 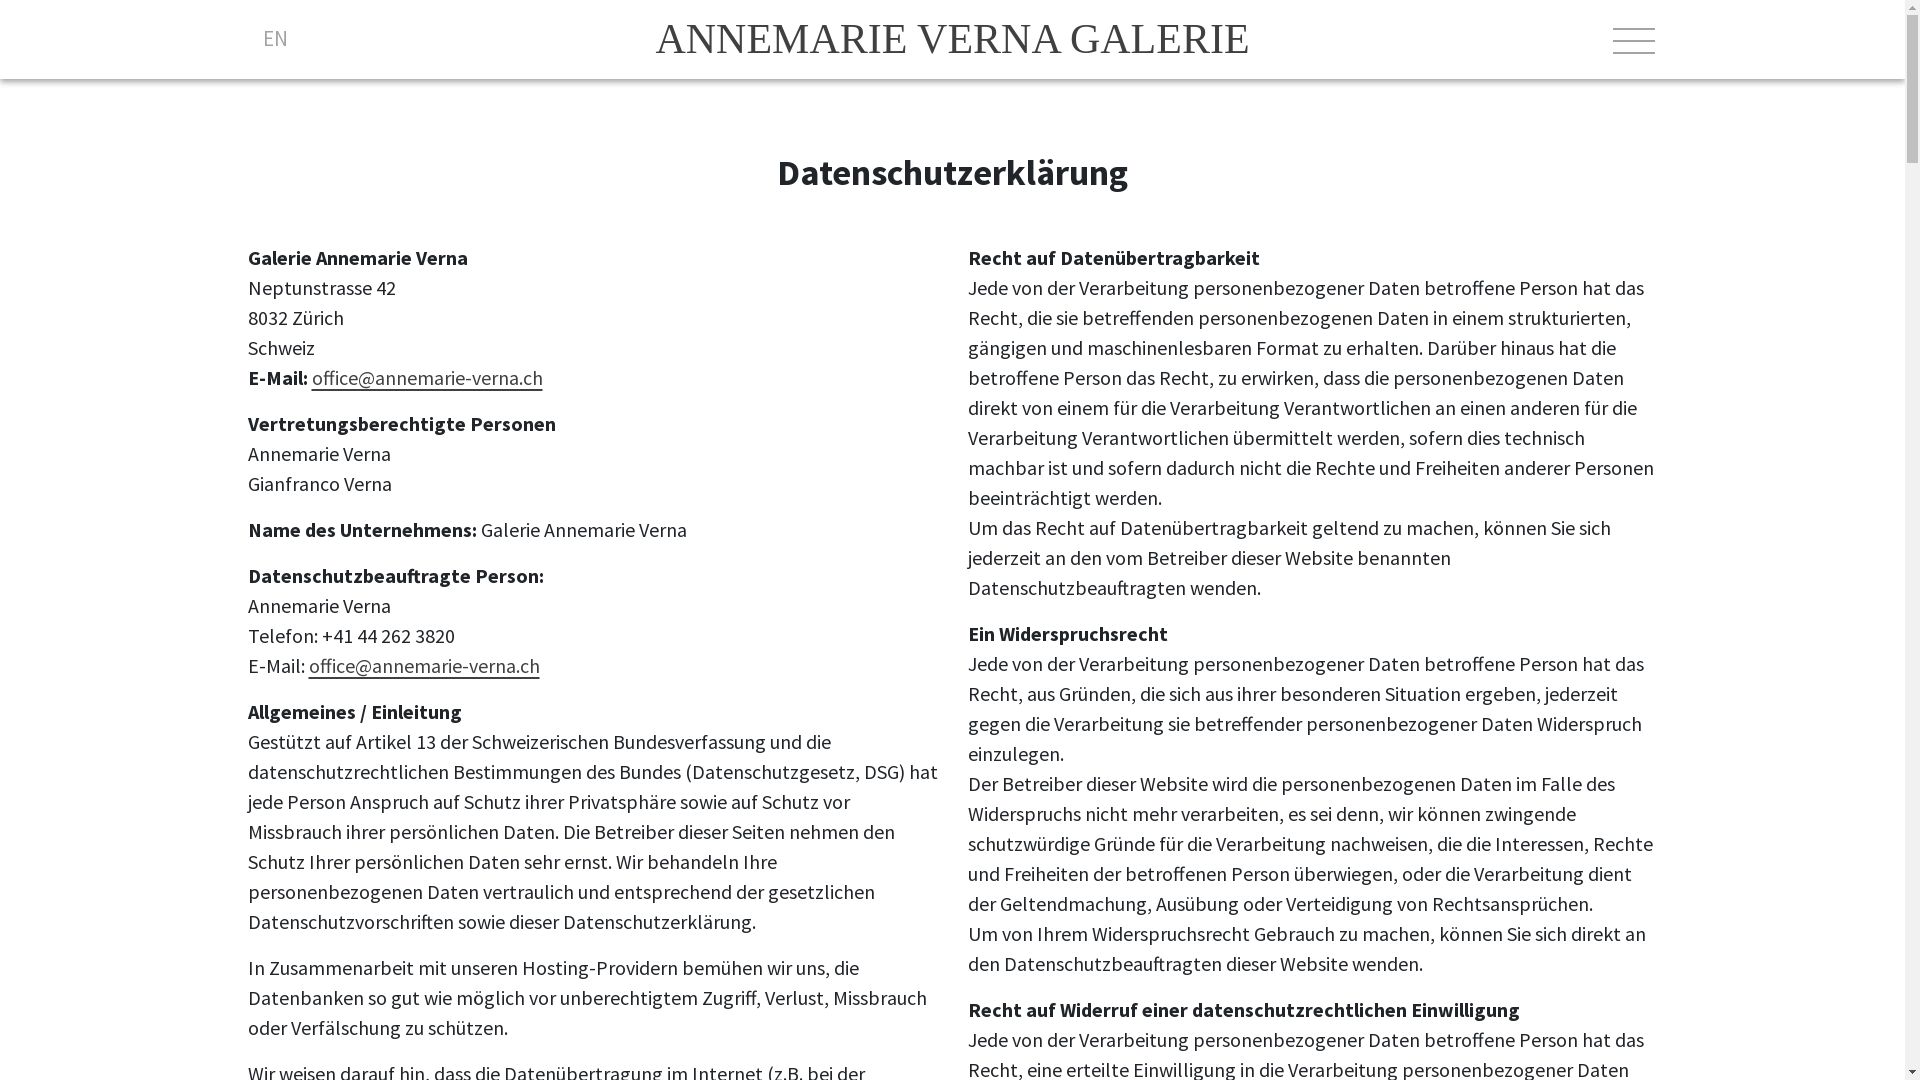 I want to click on 'ANNEMARIE VERNA GALERIE', so click(x=950, y=39).